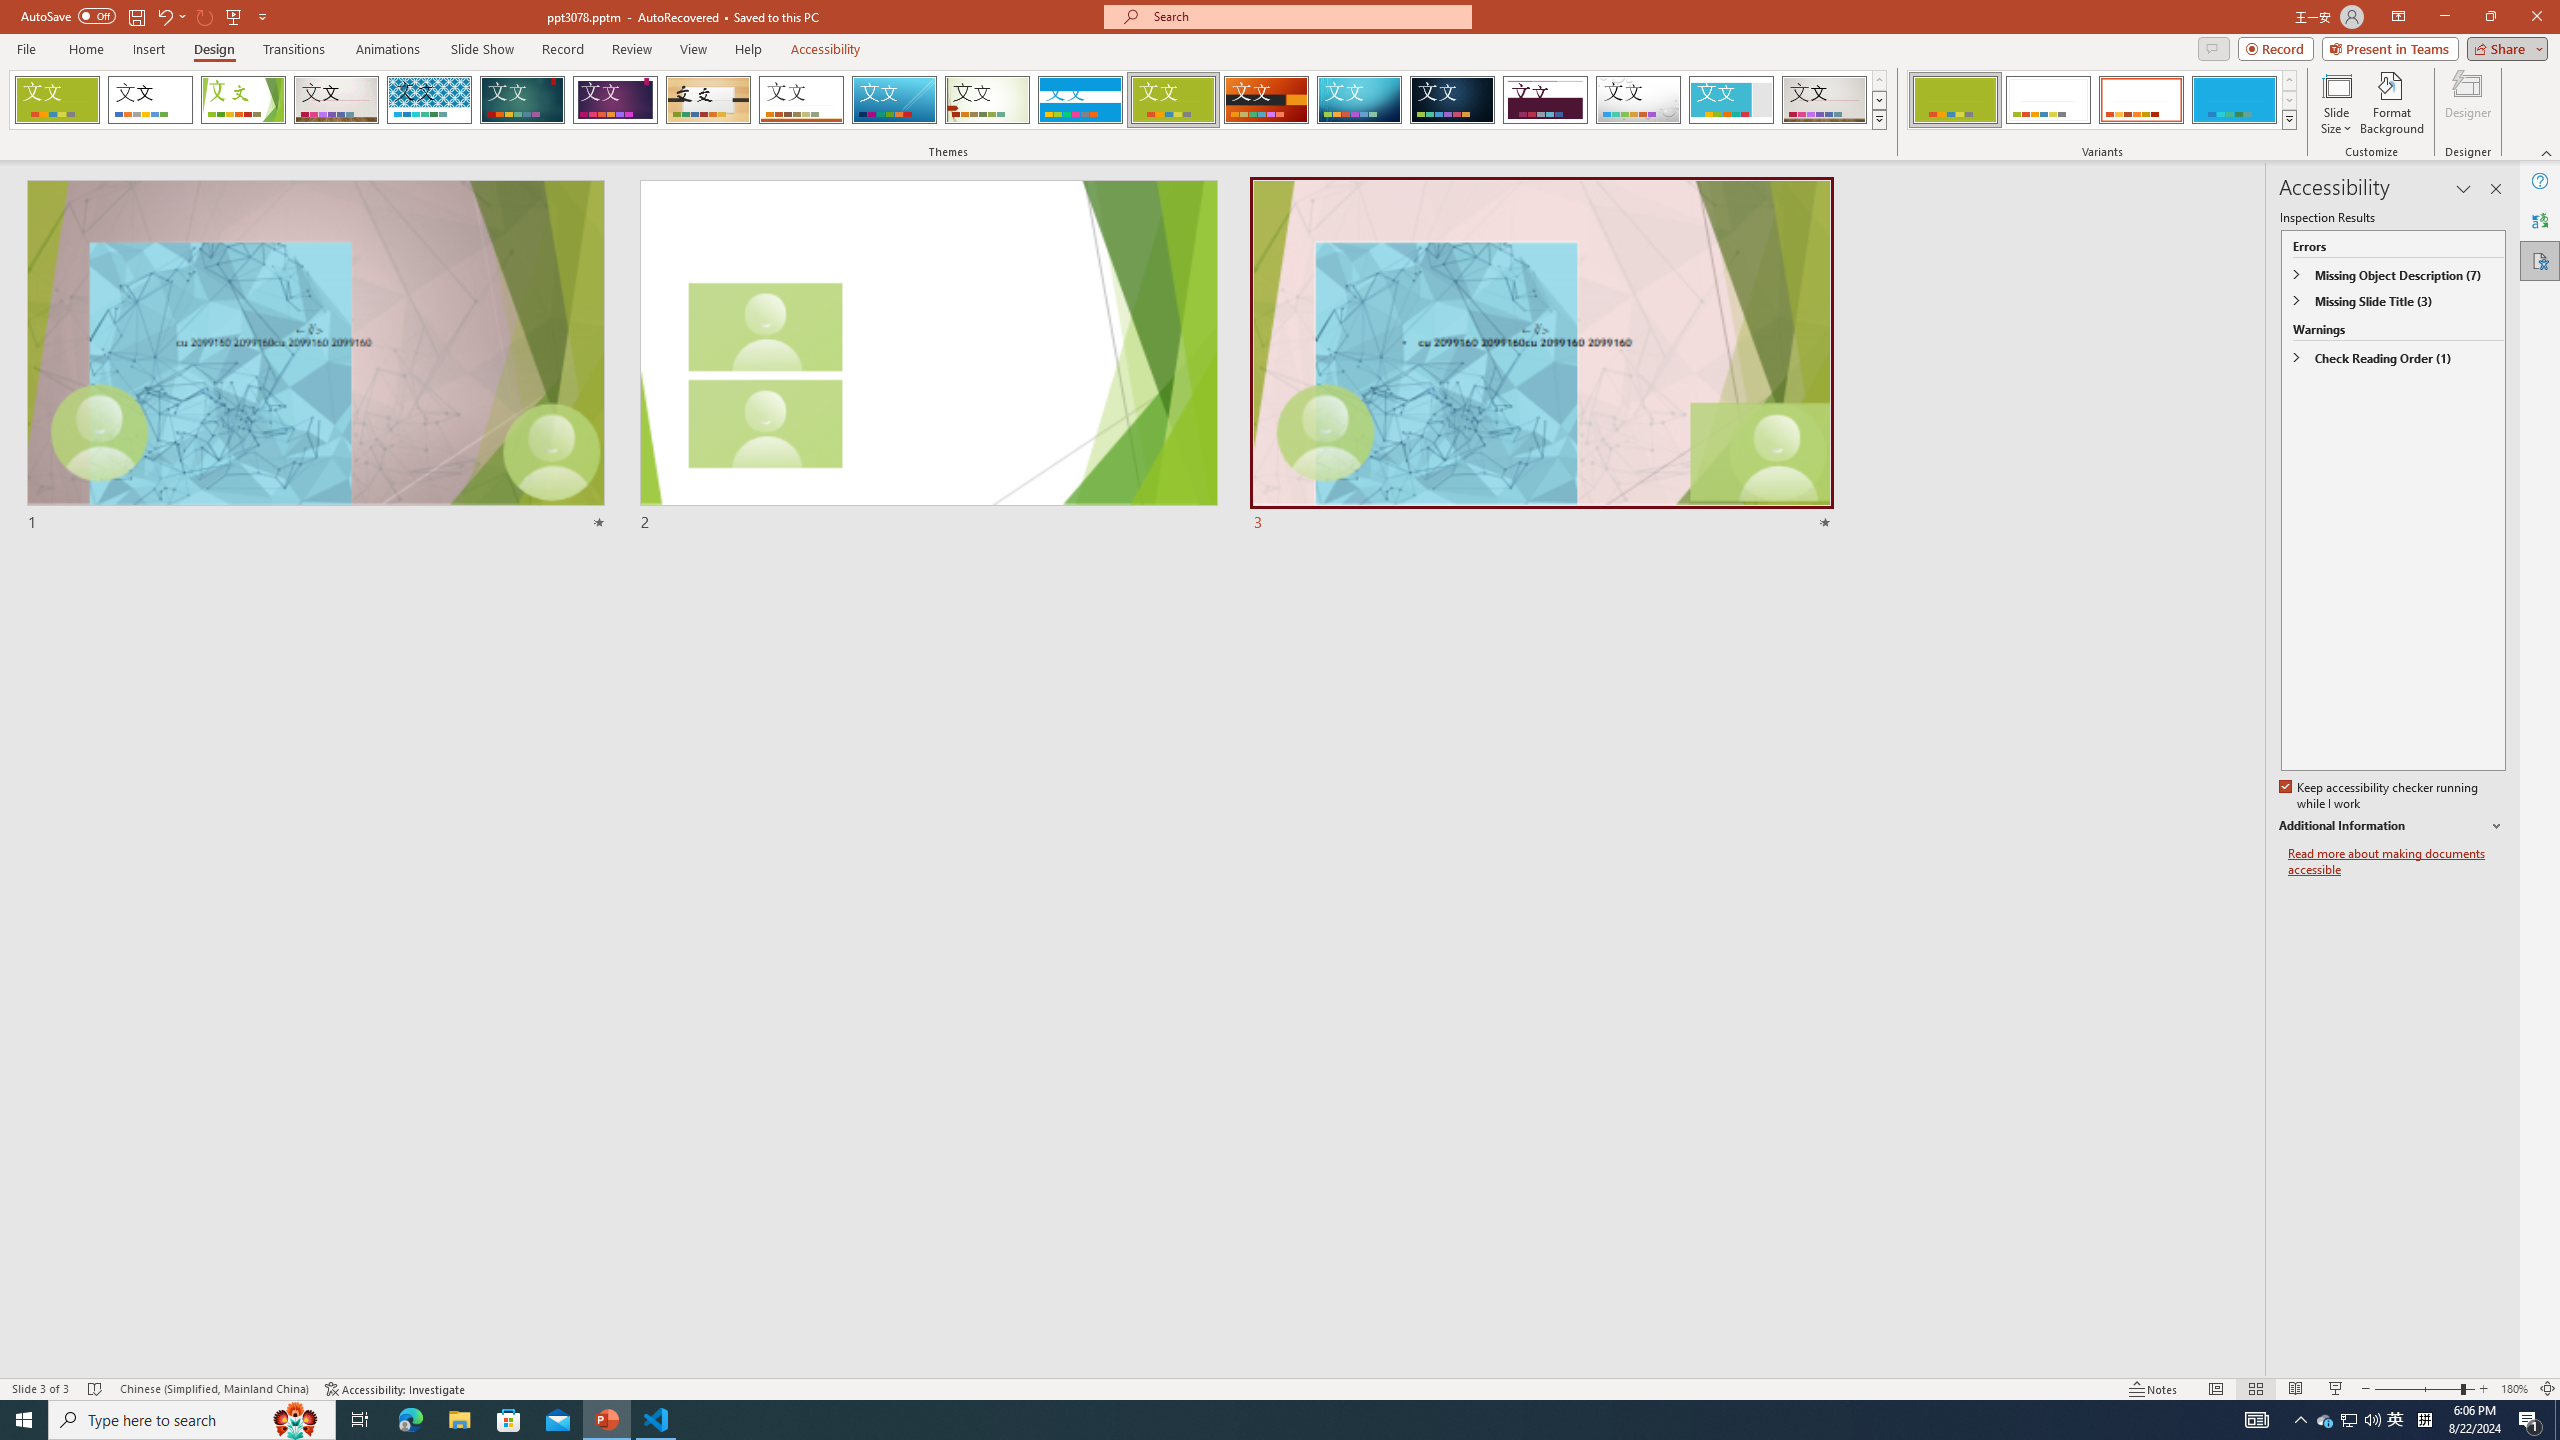  I want to click on 'Slice', so click(893, 99).